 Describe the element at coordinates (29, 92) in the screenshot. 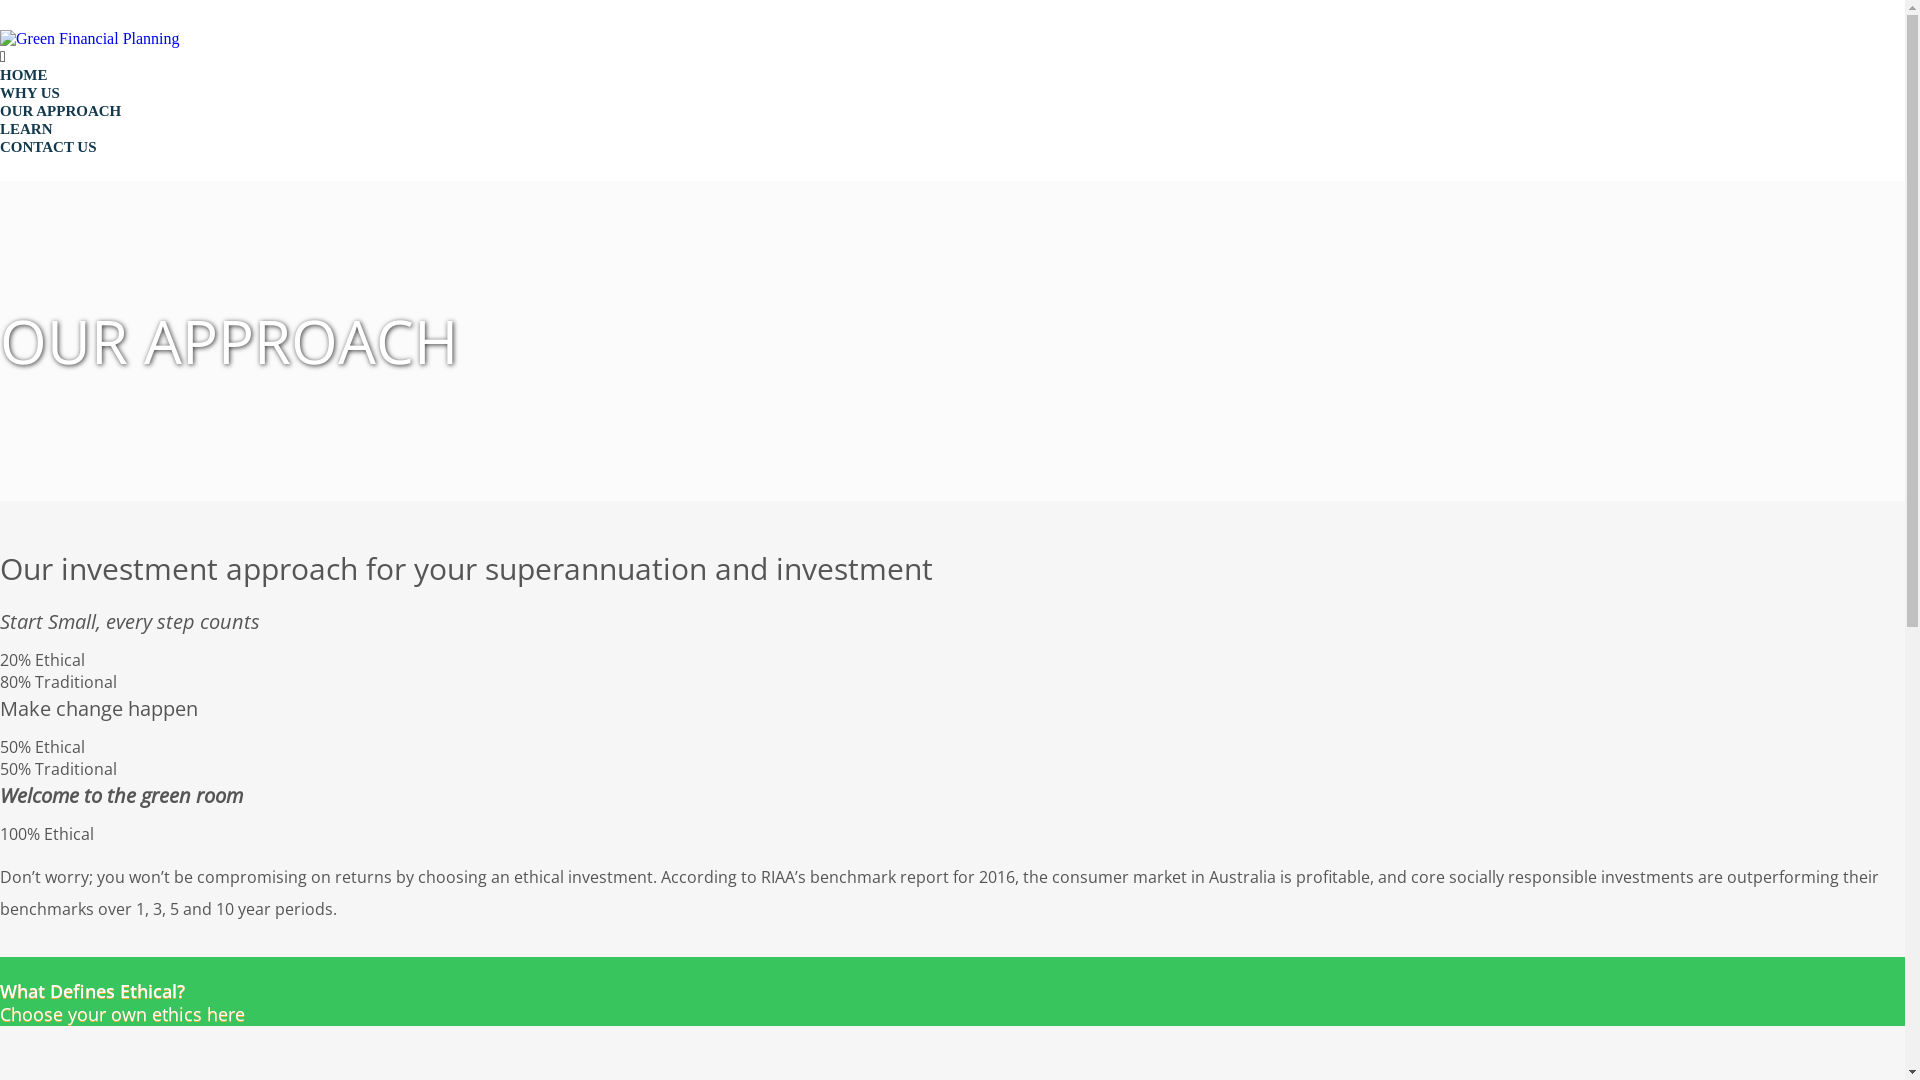

I see `'WHY US'` at that location.